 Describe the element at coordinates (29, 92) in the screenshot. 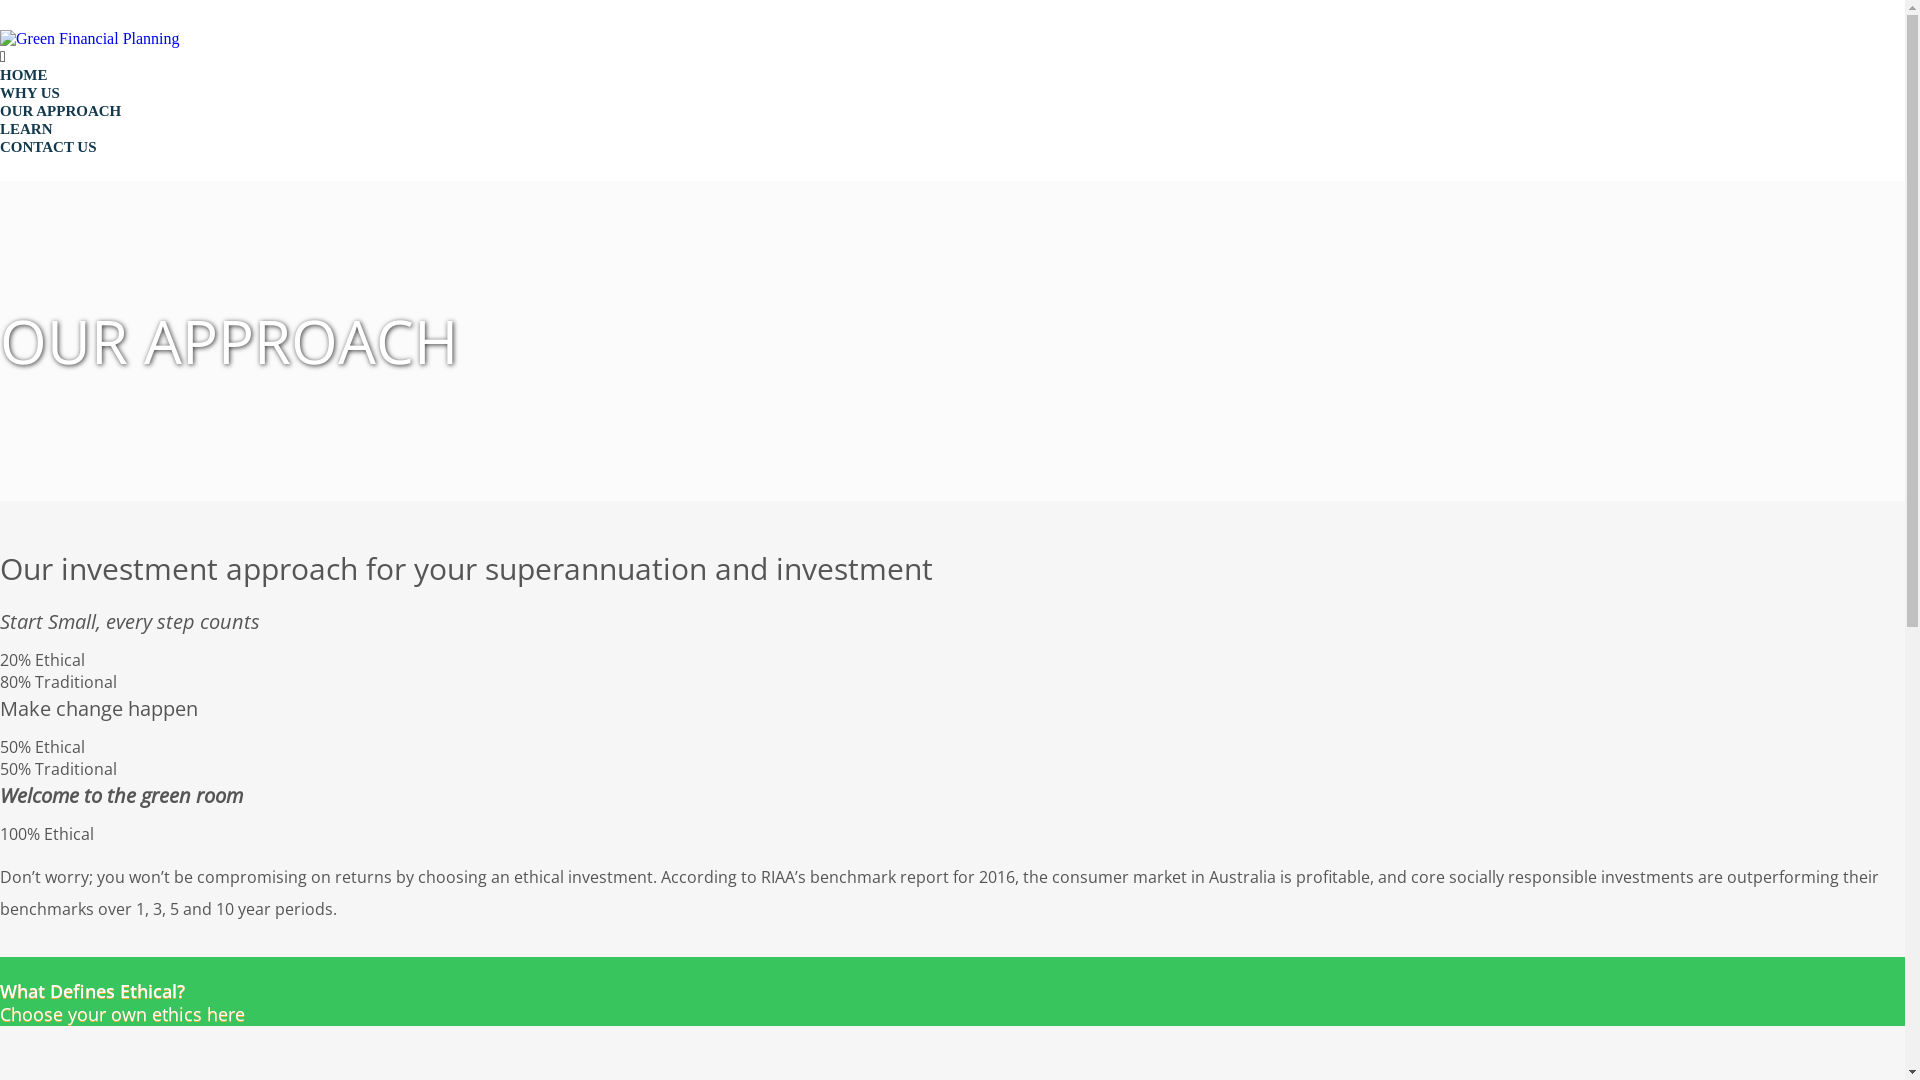

I see `'WHY US'` at that location.